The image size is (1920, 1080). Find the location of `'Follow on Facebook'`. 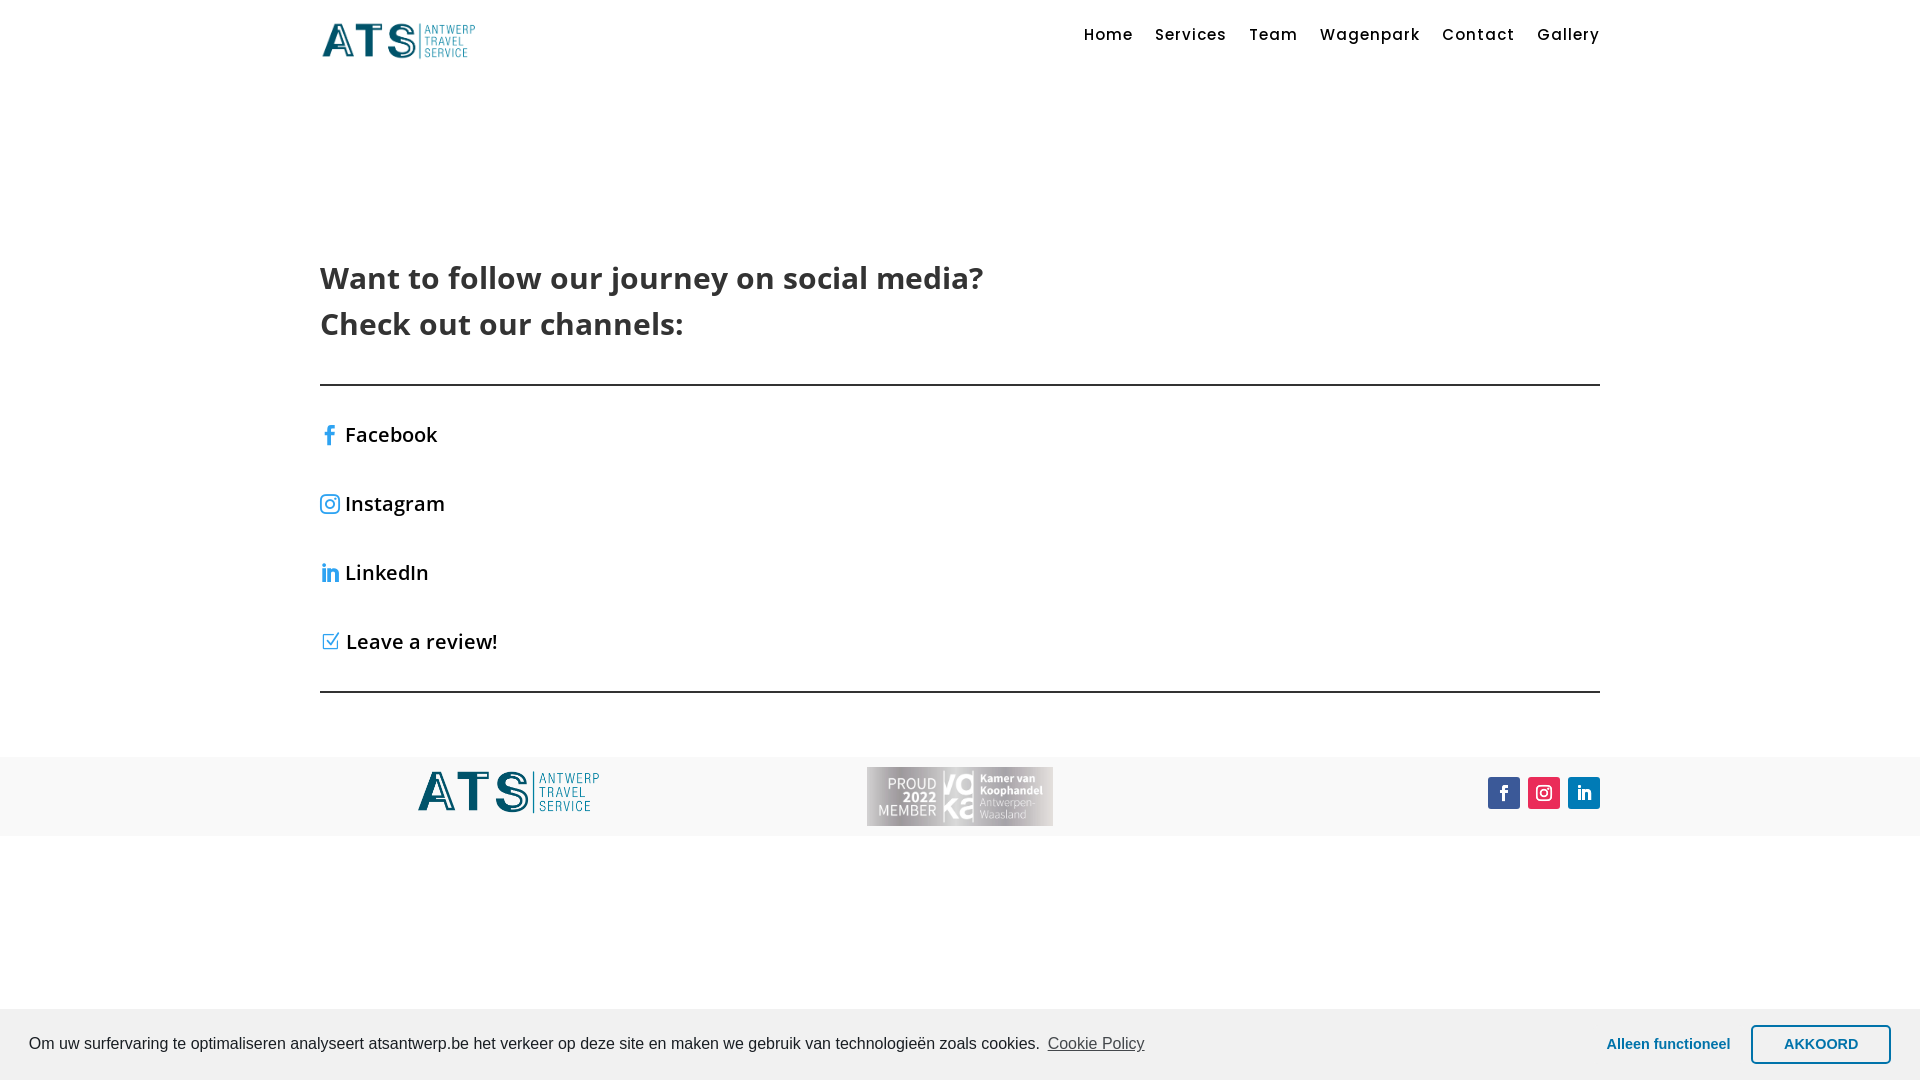

'Follow on Facebook' is located at coordinates (1503, 792).